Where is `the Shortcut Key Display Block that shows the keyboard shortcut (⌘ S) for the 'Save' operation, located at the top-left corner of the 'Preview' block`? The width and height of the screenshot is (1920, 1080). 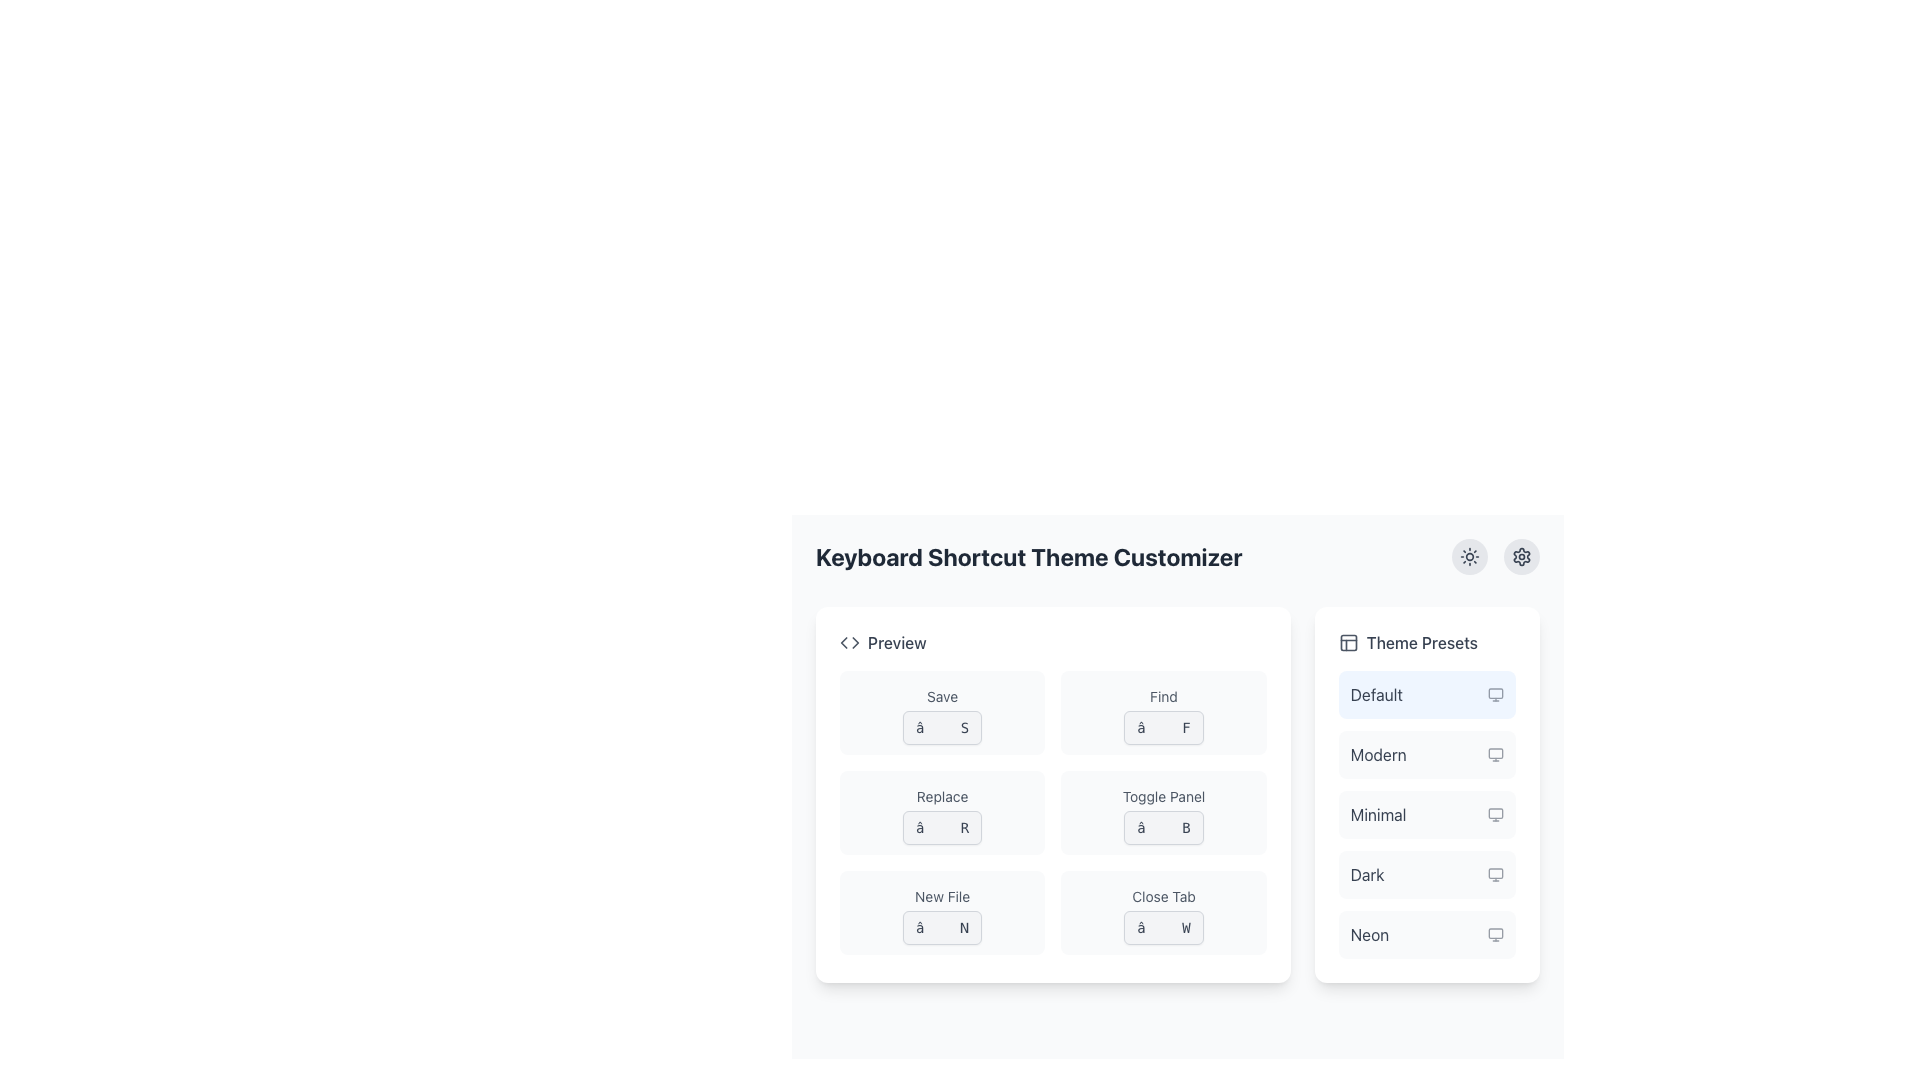
the Shortcut Key Display Block that shows the keyboard shortcut (⌘ S) for the 'Save' operation, located at the top-left corner of the 'Preview' block is located at coordinates (941, 712).